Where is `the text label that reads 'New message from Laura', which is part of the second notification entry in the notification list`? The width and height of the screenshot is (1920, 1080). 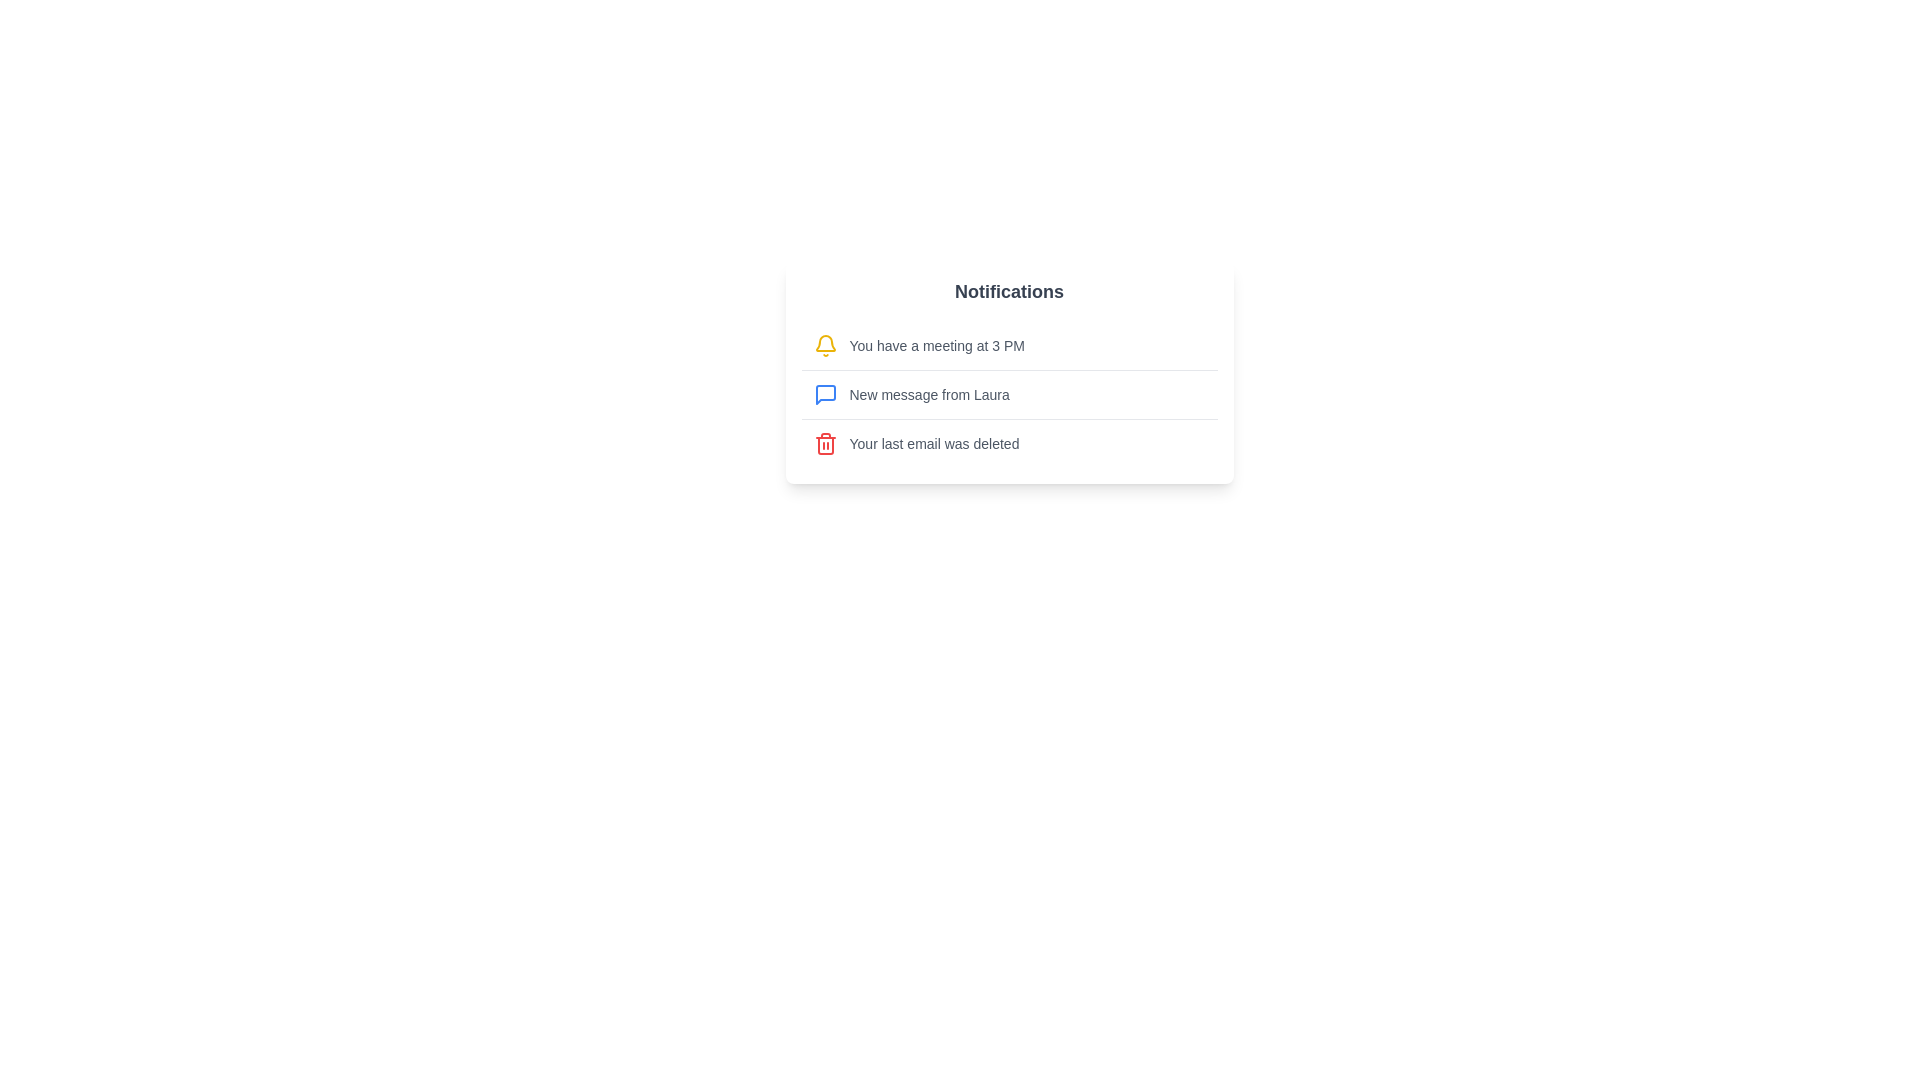 the text label that reads 'New message from Laura', which is part of the second notification entry in the notification list is located at coordinates (928, 394).